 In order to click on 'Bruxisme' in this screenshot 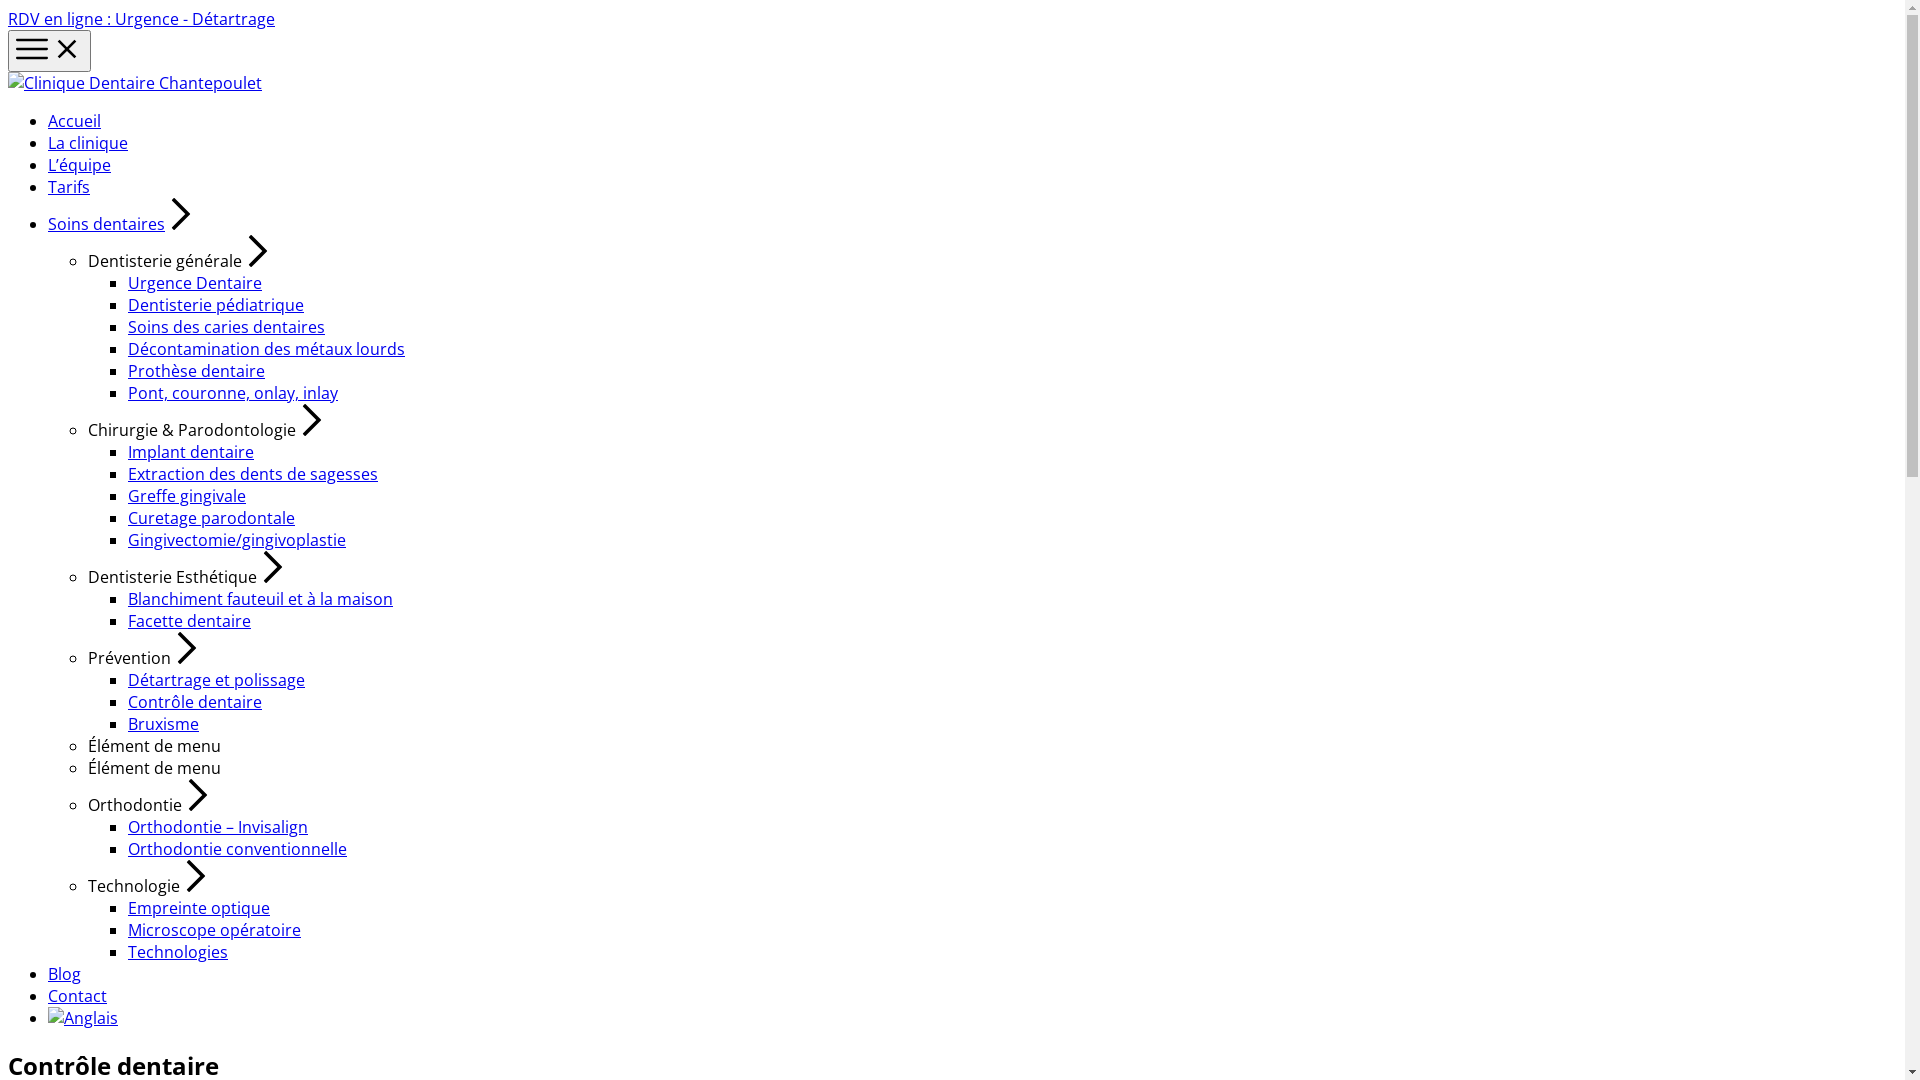, I will do `click(163, 724)`.